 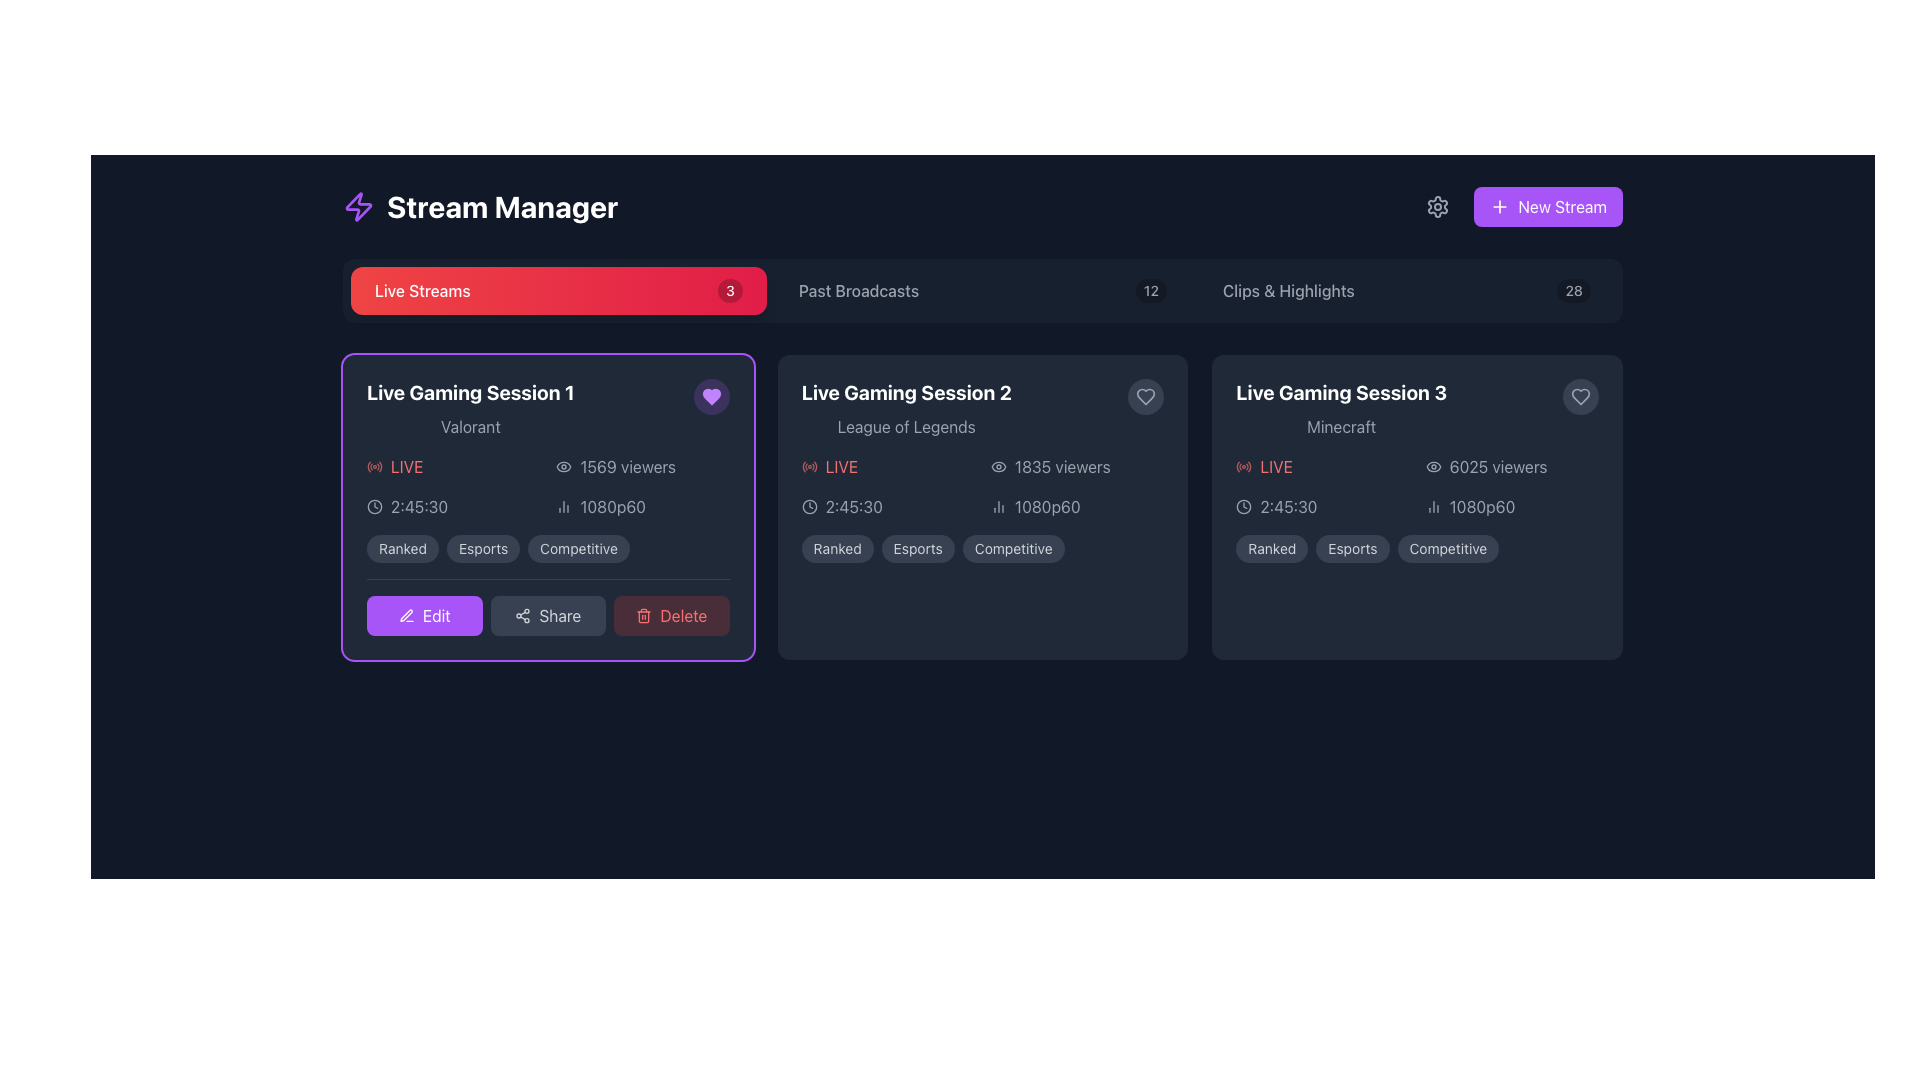 I want to click on the static text label displaying 'Minecraft' located below the title in the card titled 'Live Gaming Session 3', so click(x=1341, y=426).